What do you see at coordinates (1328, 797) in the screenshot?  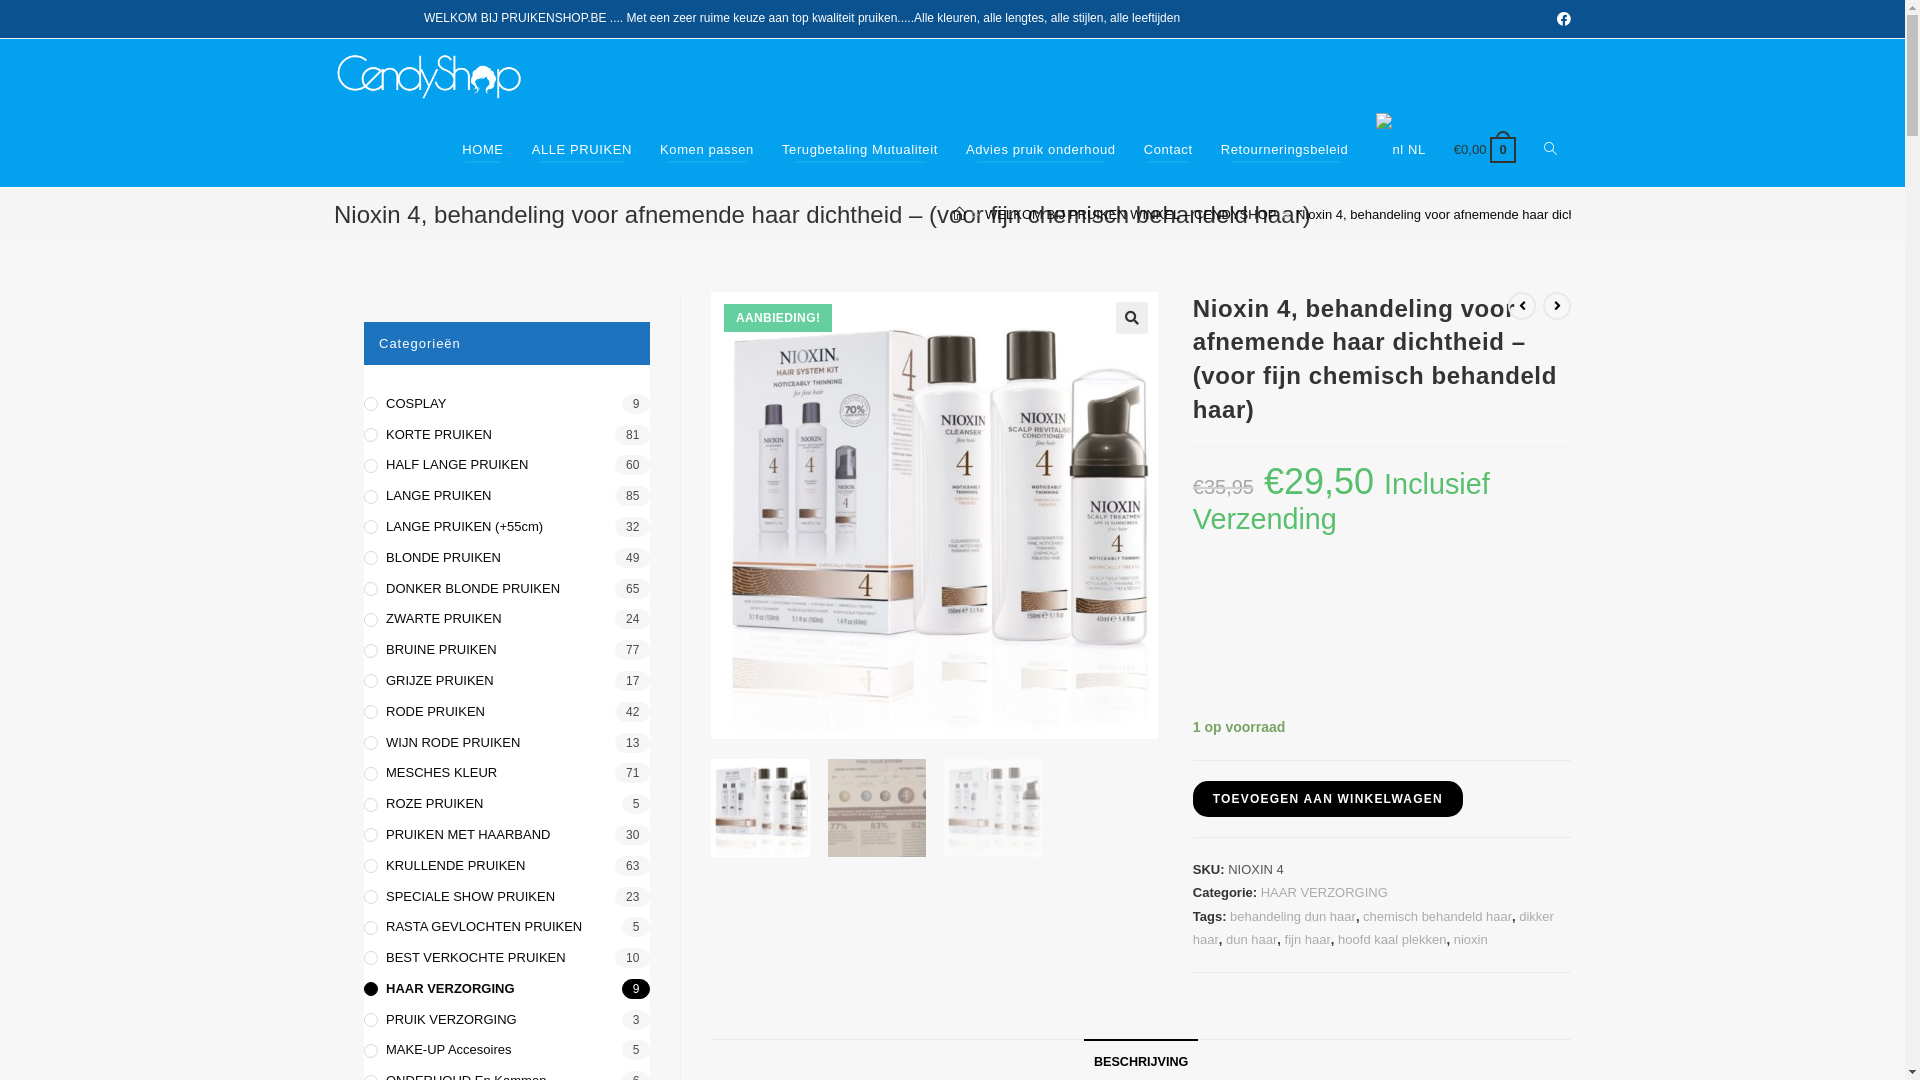 I see `'TOEVOEGEN AAN WINKELWAGEN'` at bounding box center [1328, 797].